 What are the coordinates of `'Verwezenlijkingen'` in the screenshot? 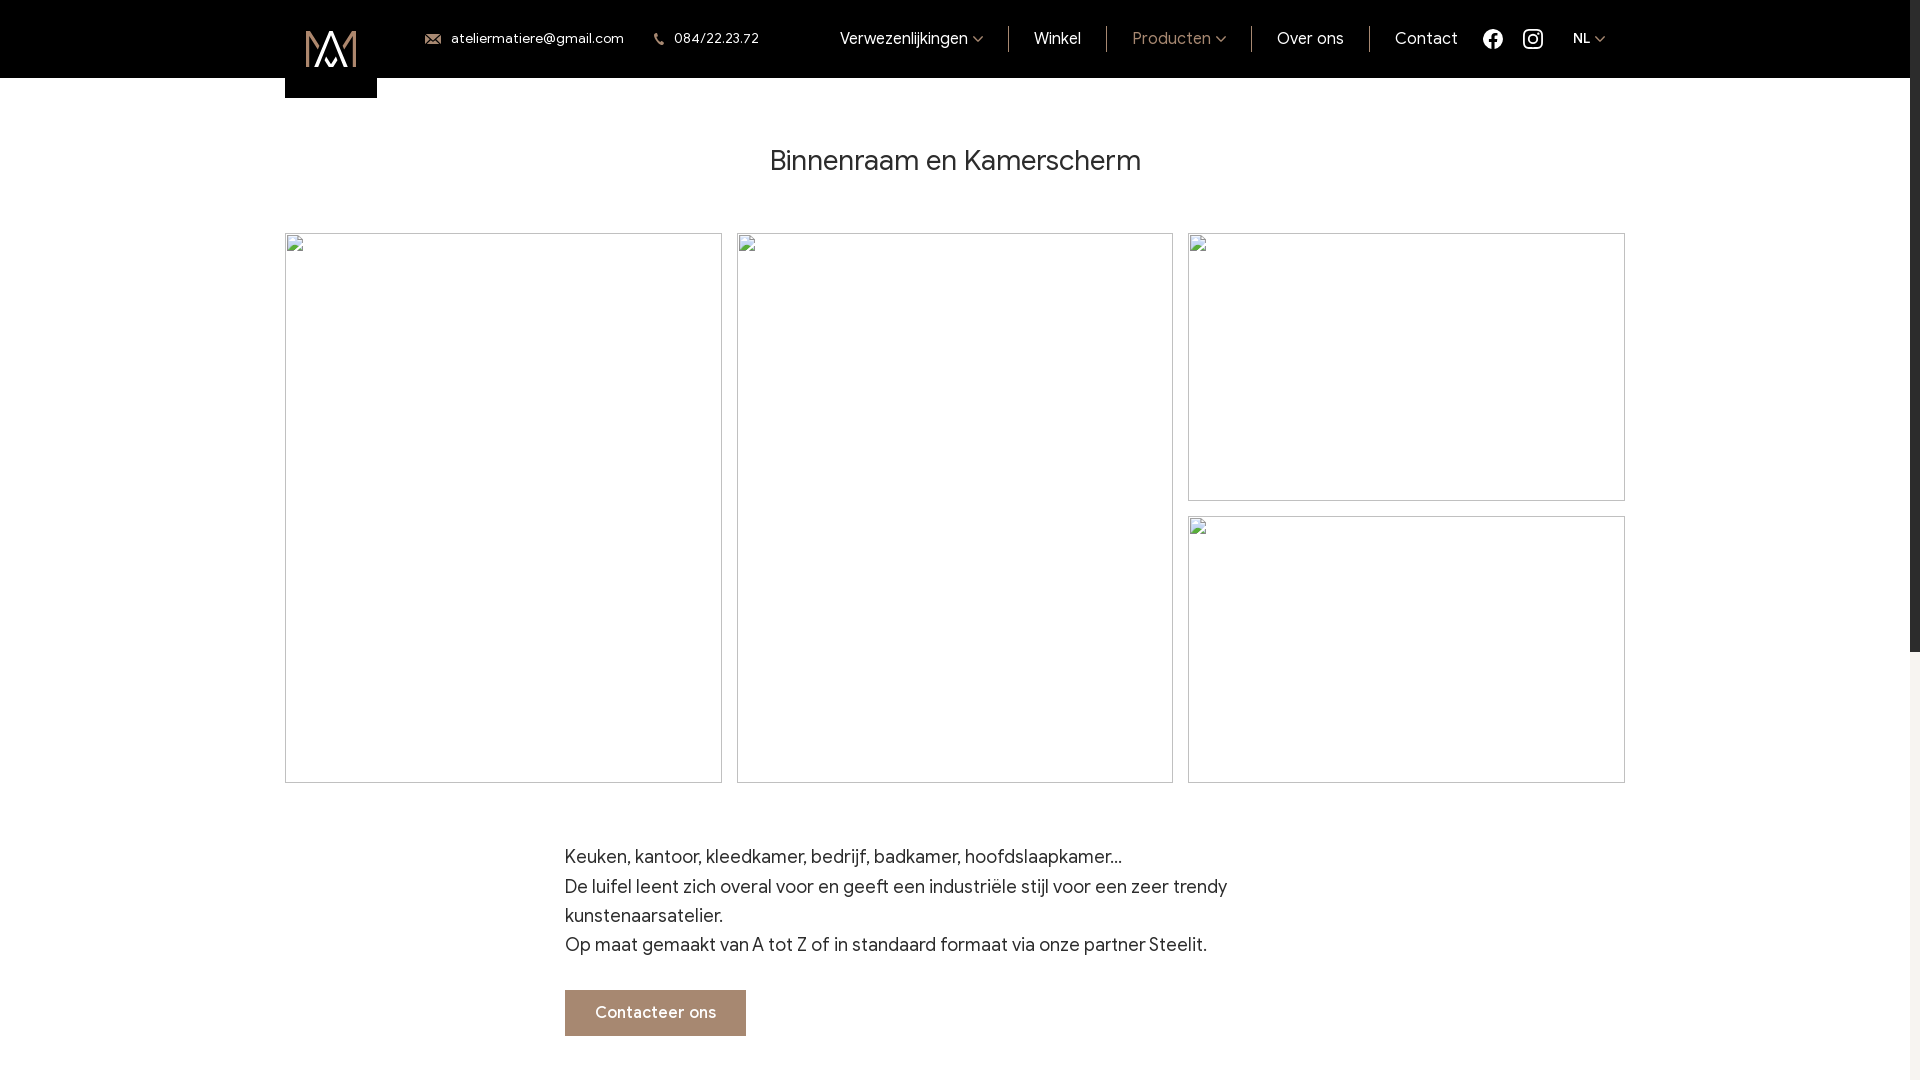 It's located at (911, 38).